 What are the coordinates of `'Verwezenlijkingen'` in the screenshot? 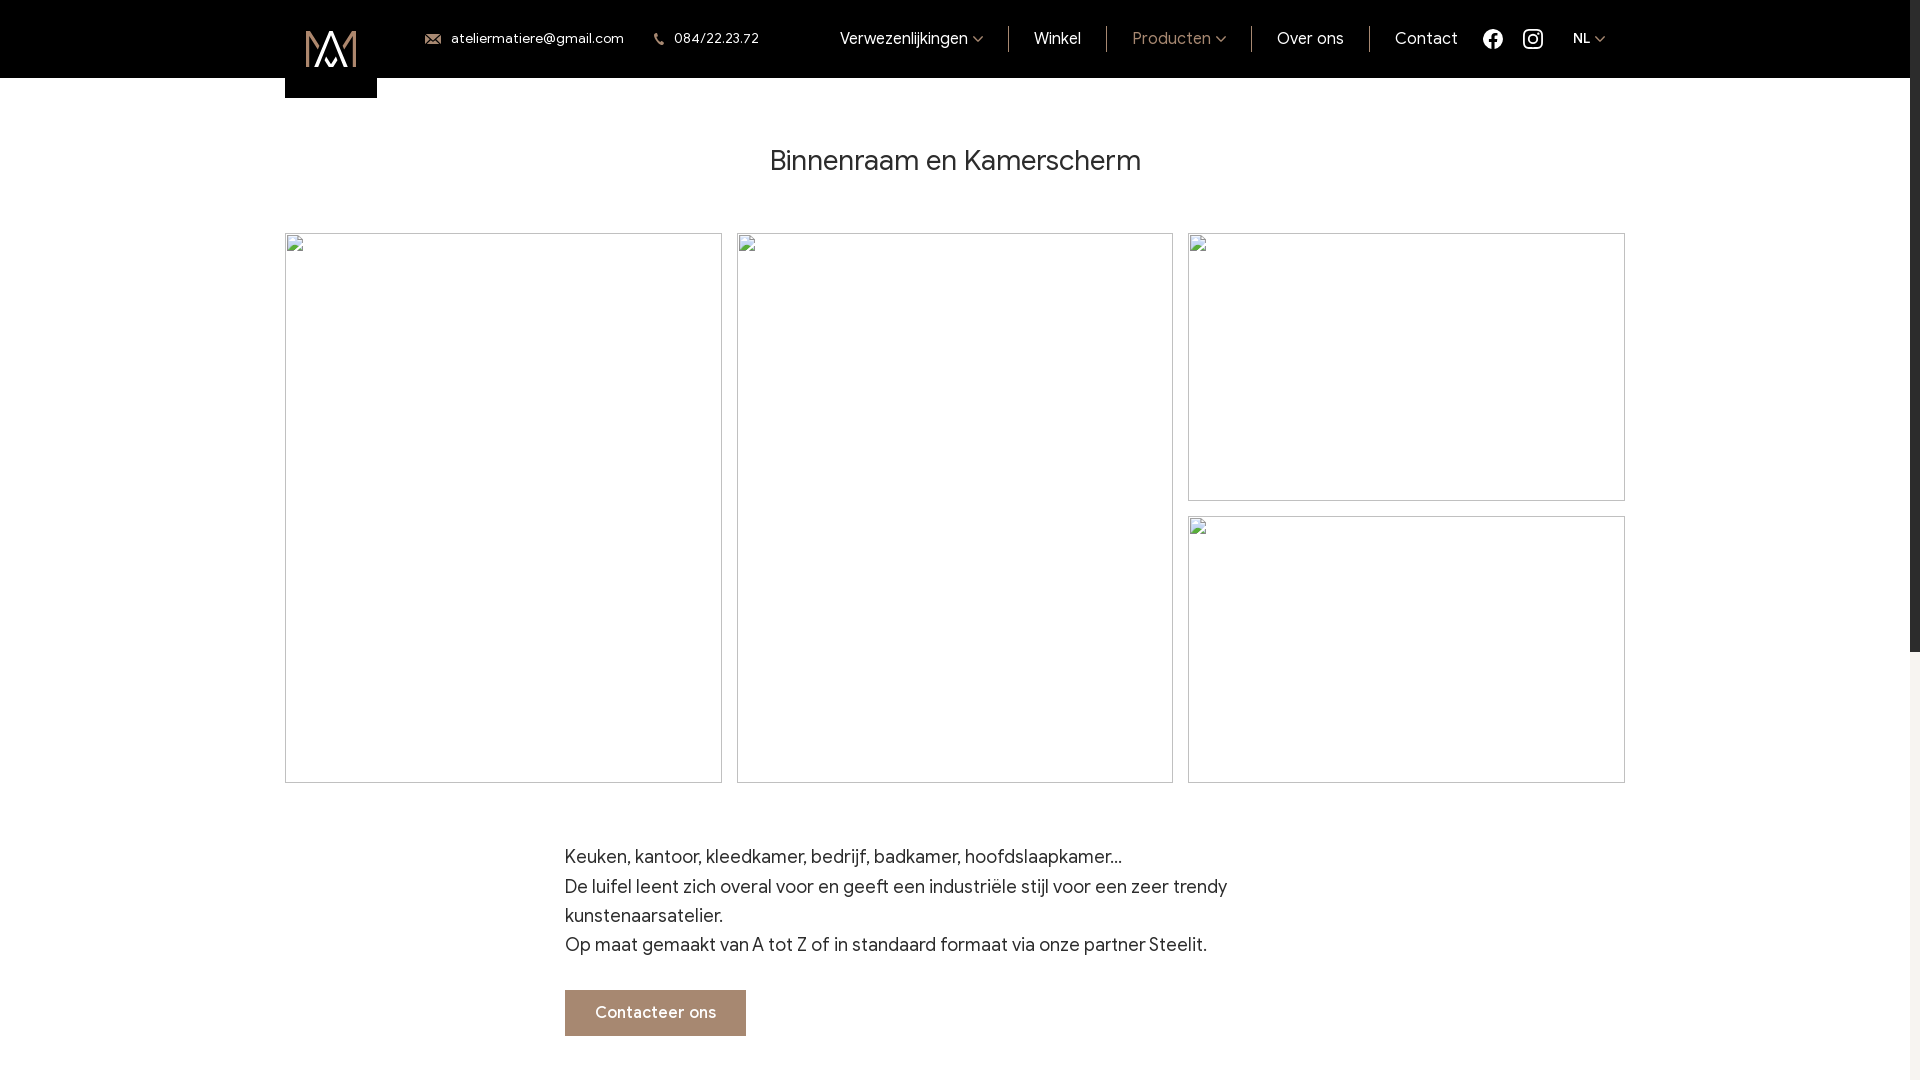 It's located at (911, 38).